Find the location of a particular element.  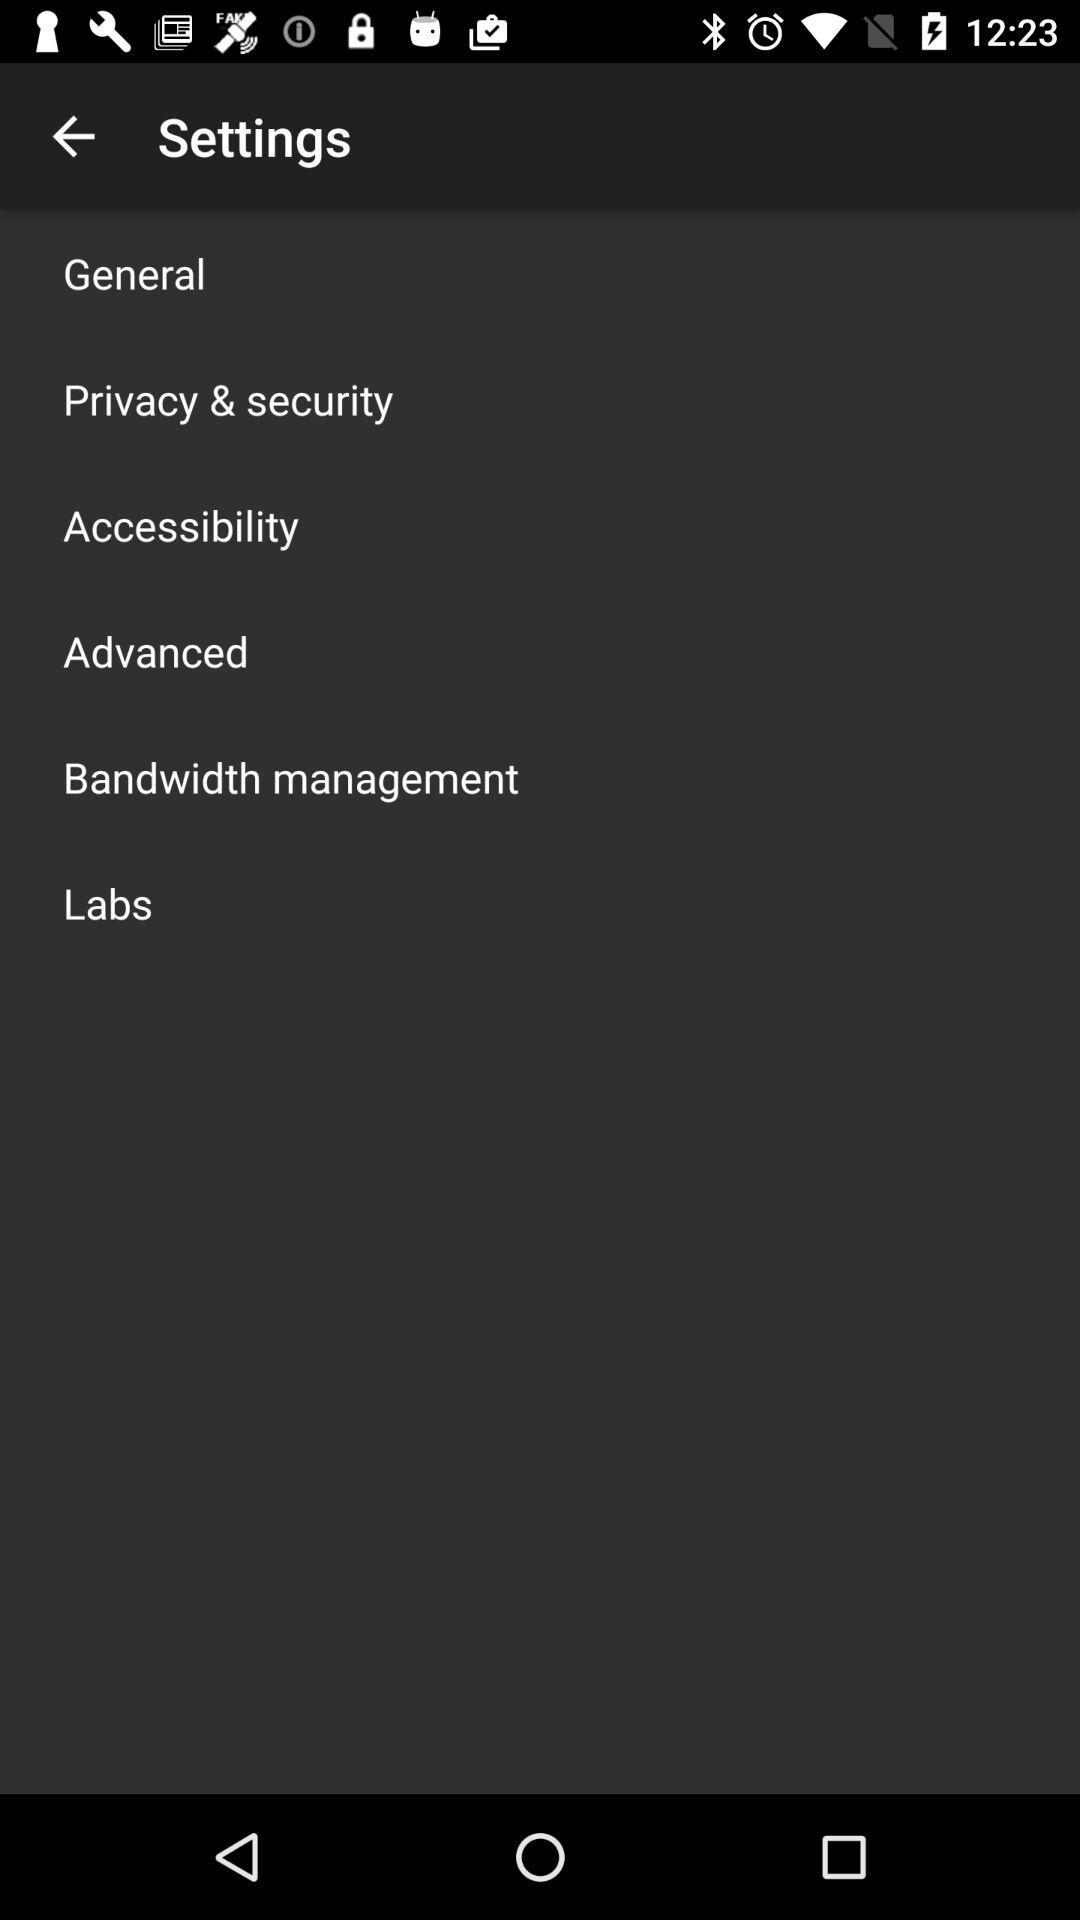

the icon below bandwidth management app is located at coordinates (108, 901).